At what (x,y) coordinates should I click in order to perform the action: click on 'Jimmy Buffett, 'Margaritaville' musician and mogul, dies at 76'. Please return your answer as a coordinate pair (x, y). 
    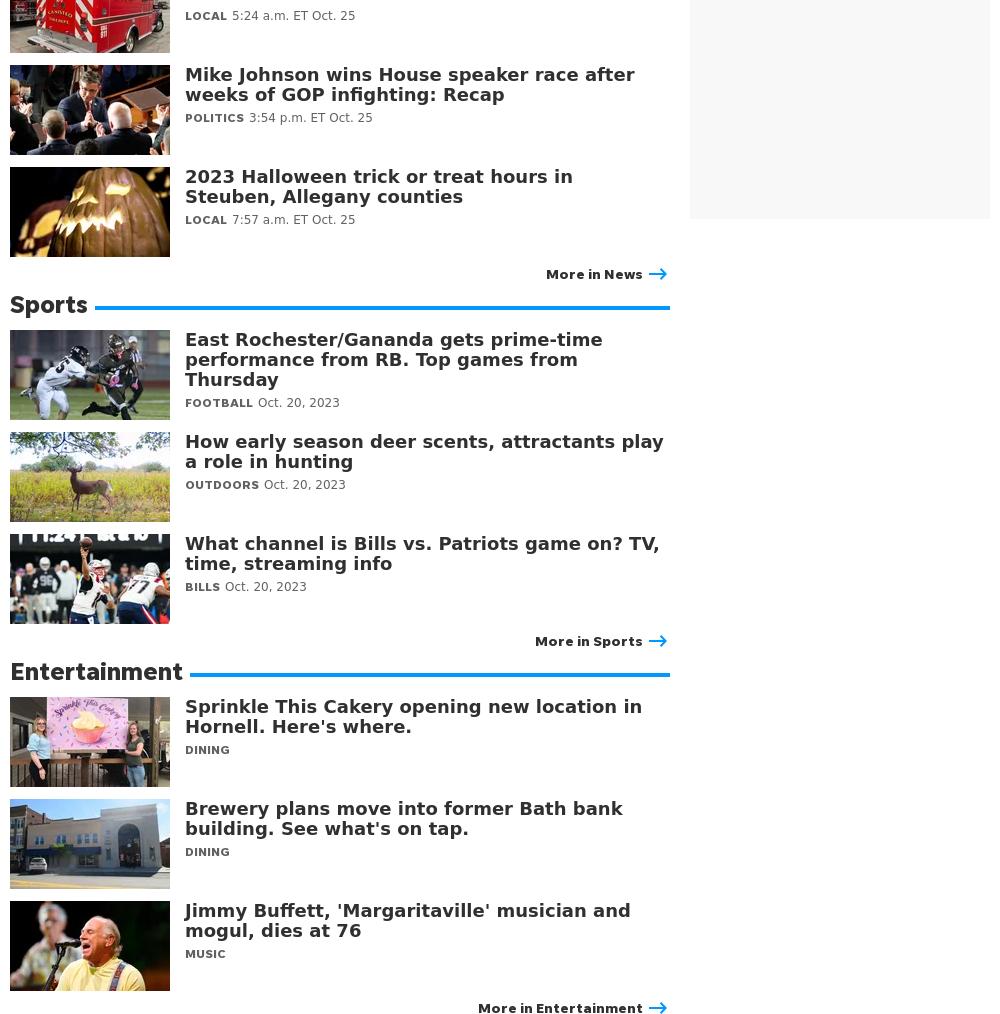
    Looking at the image, I should click on (407, 919).